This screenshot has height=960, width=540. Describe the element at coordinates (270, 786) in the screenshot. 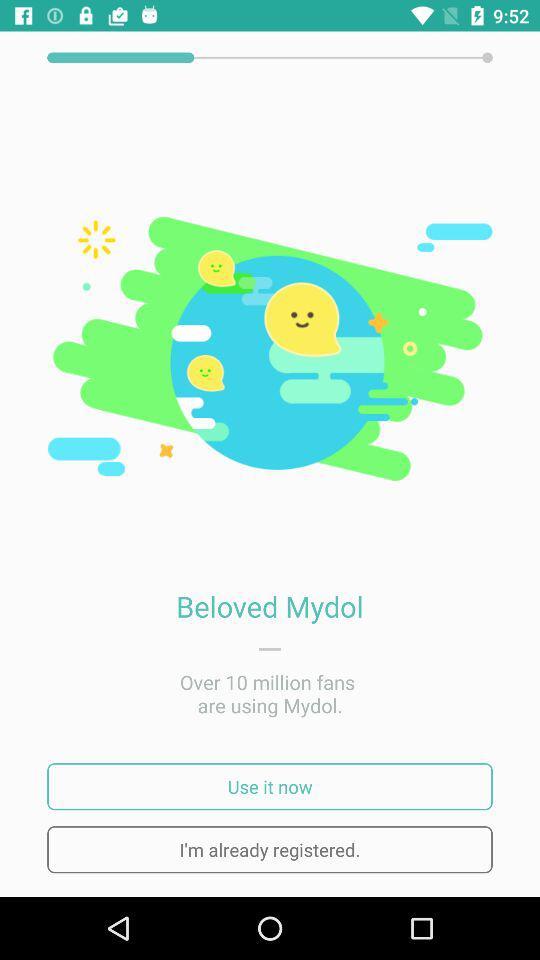

I see `the item above the i m already` at that location.